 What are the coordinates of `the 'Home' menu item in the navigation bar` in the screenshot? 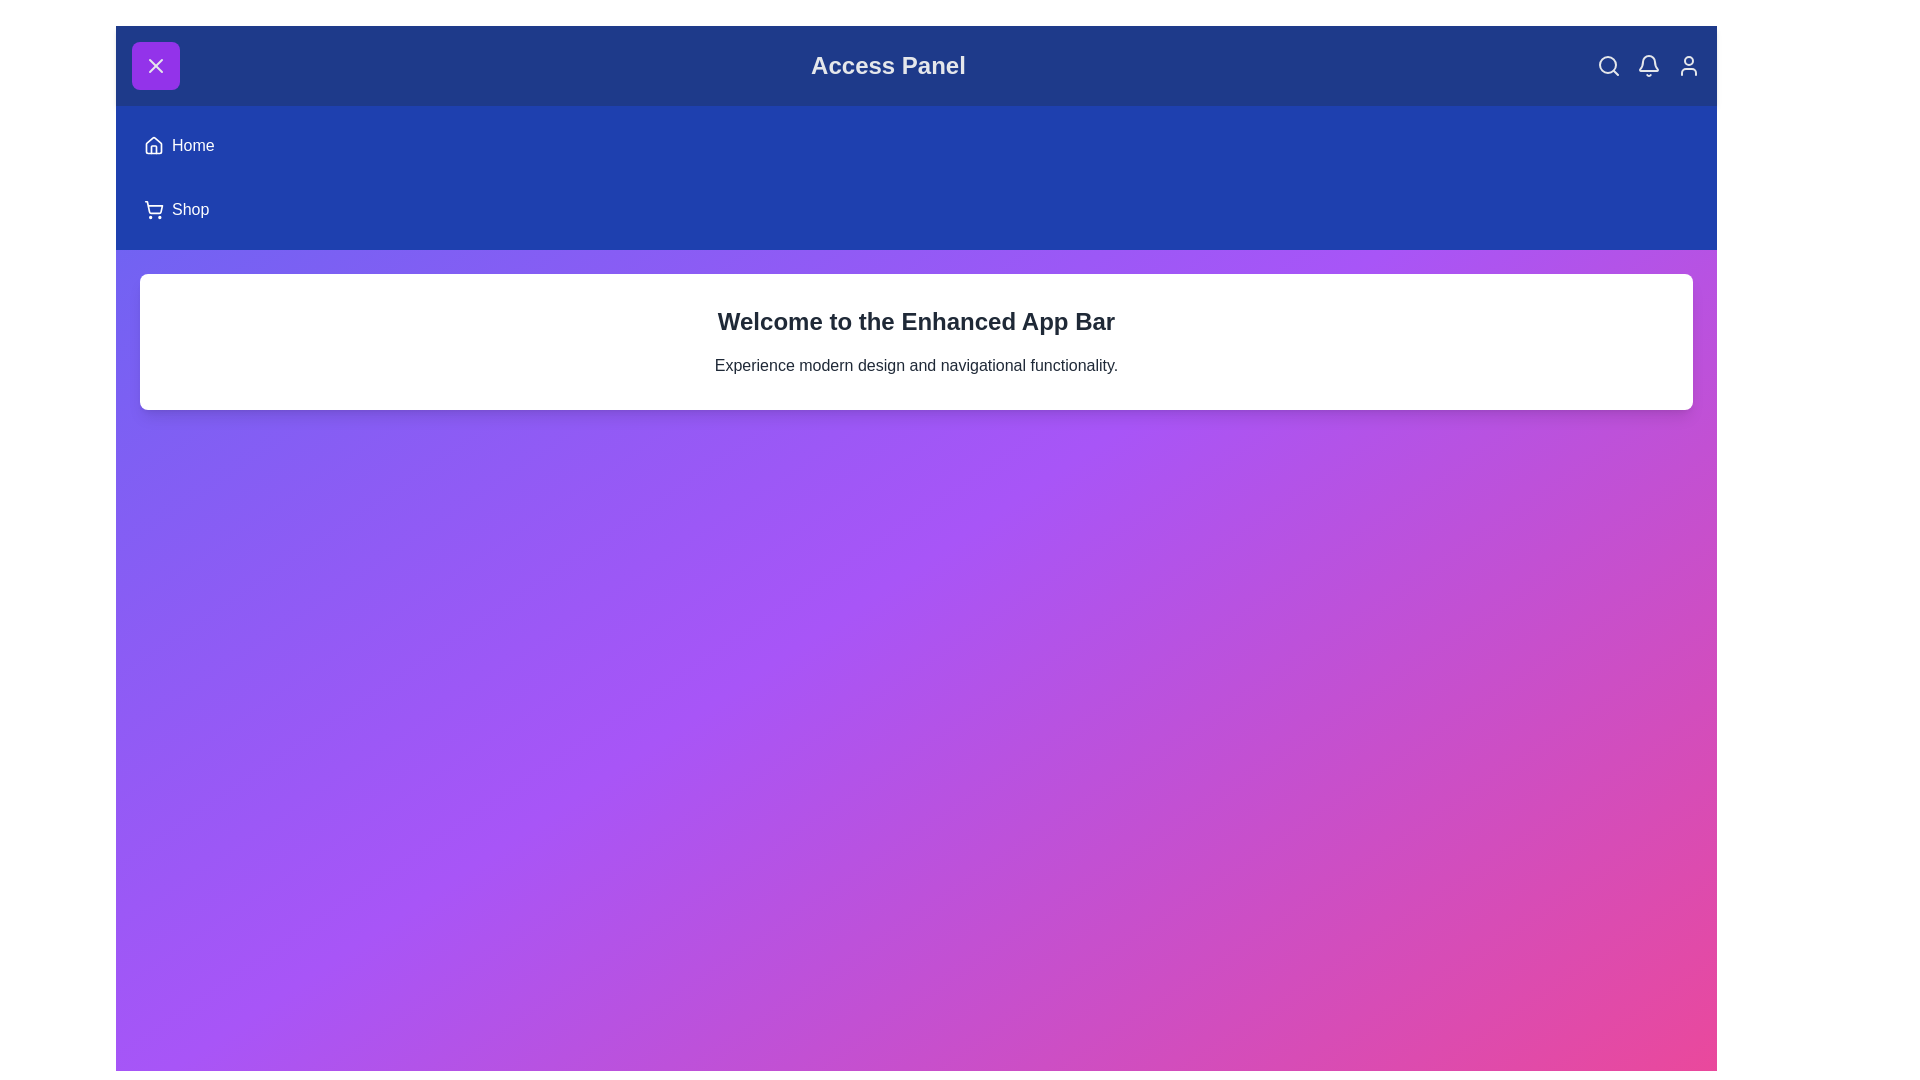 It's located at (192, 145).